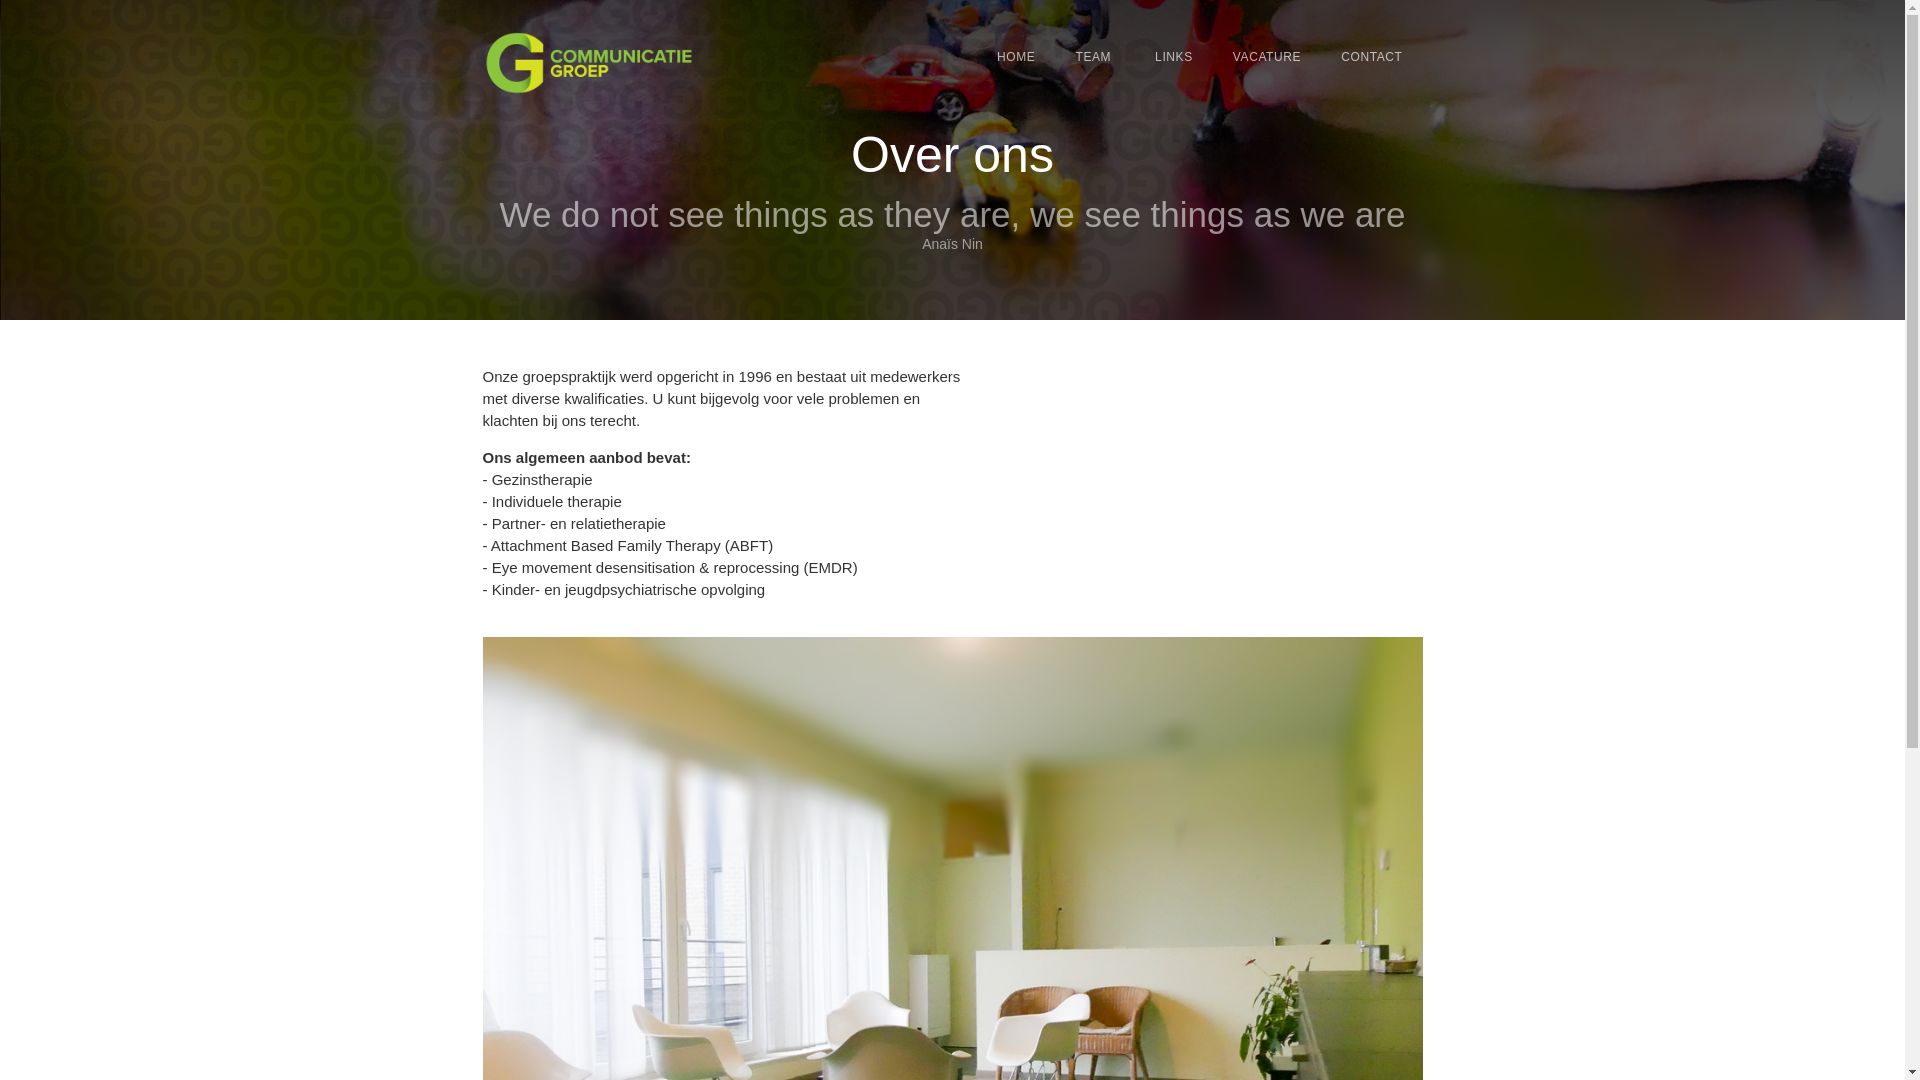  Describe the element at coordinates (1266, 56) in the screenshot. I see `'VACATURE'` at that location.